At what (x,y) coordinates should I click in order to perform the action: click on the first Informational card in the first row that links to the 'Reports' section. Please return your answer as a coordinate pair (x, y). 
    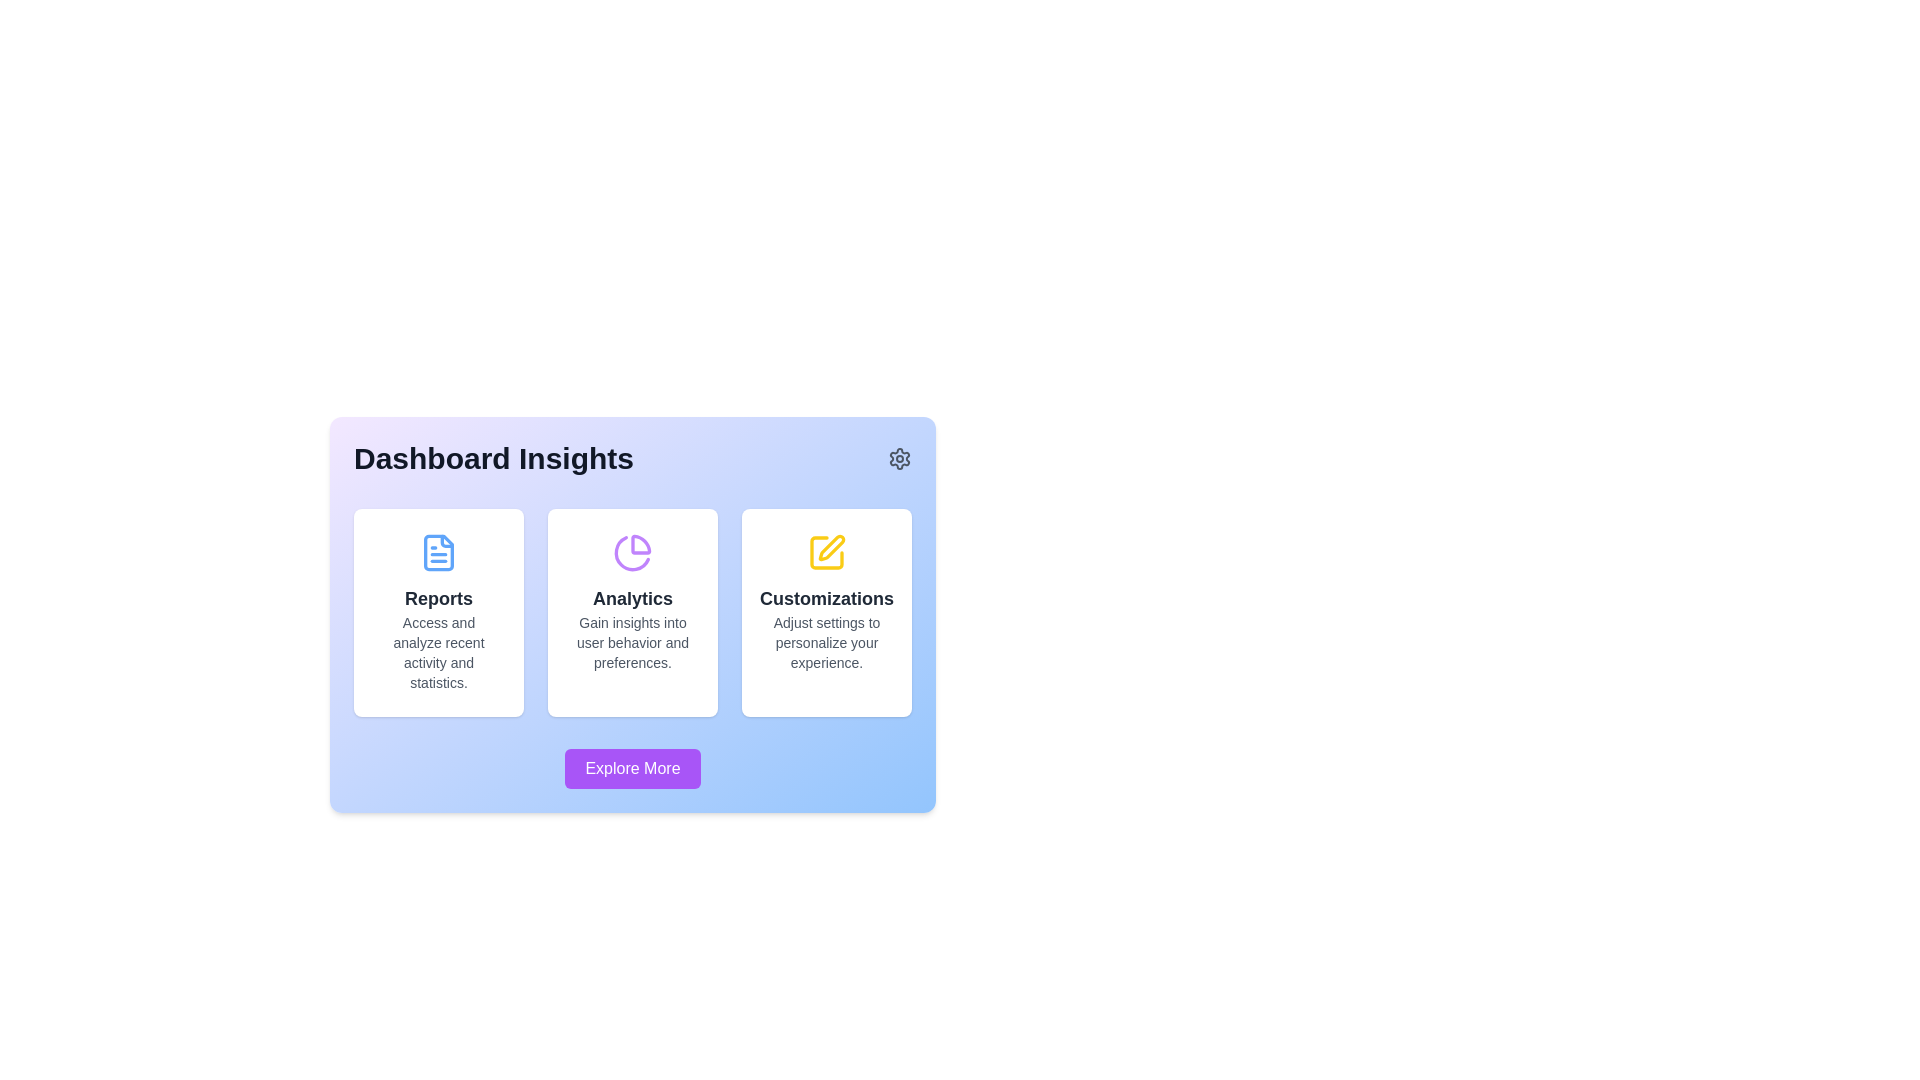
    Looking at the image, I should click on (437, 612).